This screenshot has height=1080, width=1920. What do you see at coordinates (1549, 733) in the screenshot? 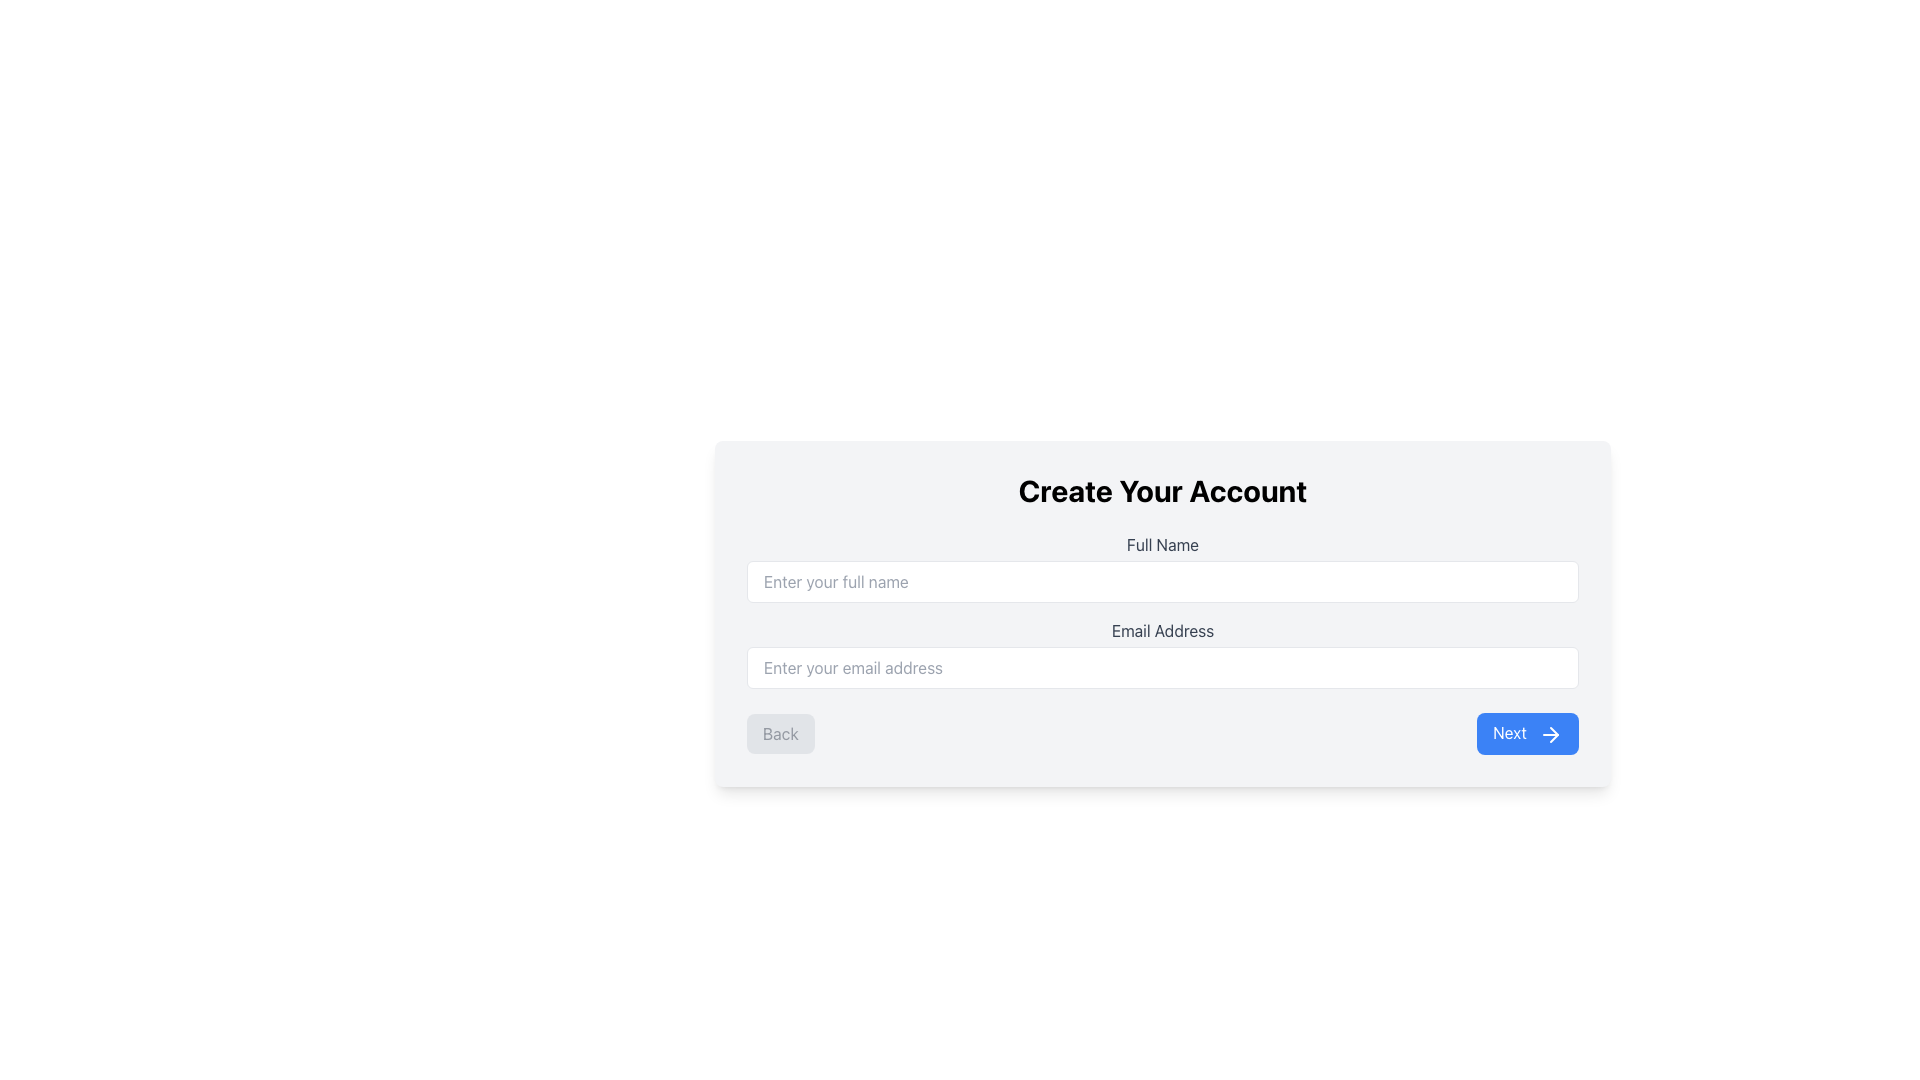
I see `the 'Next' button located at the bottom-right corner of the form, which contains a right-pointing arrow icon` at bounding box center [1549, 733].